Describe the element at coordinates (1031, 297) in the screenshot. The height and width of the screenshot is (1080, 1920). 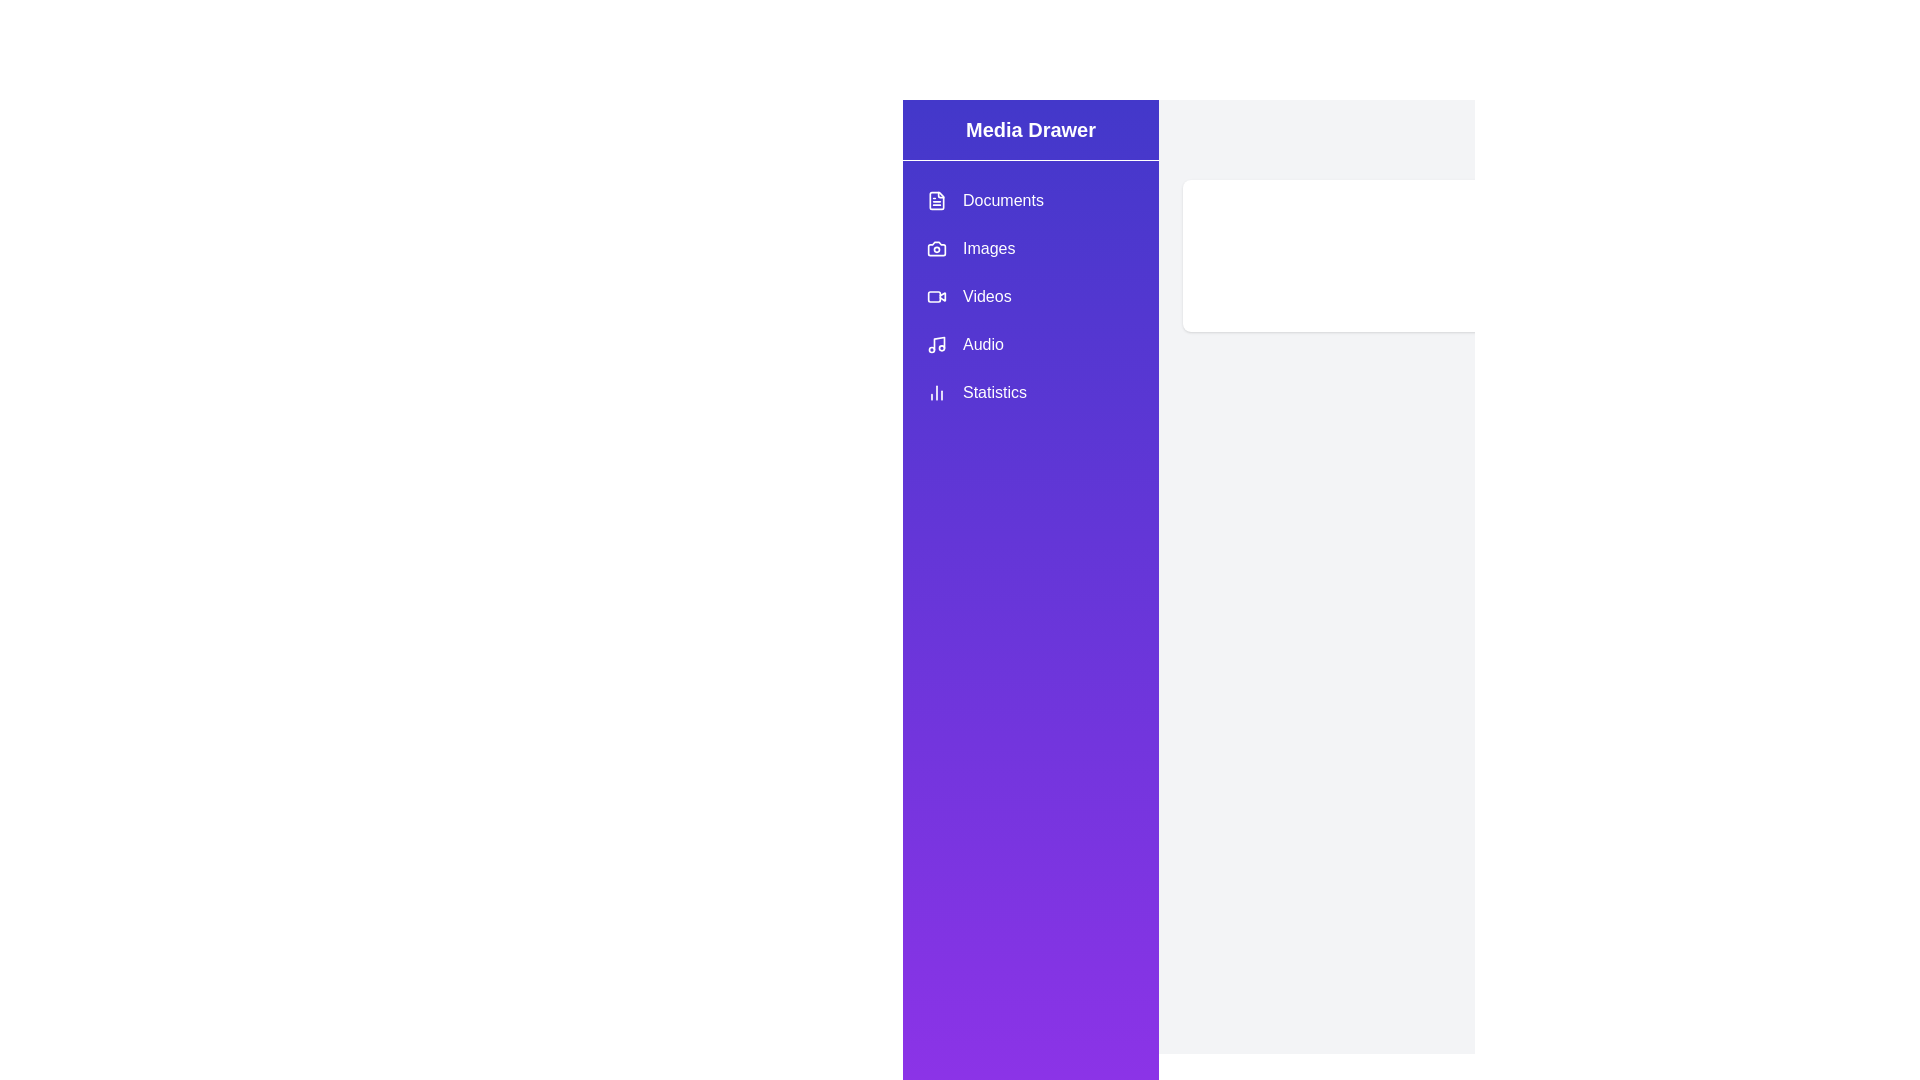
I see `the category Videos in the drawer` at that location.